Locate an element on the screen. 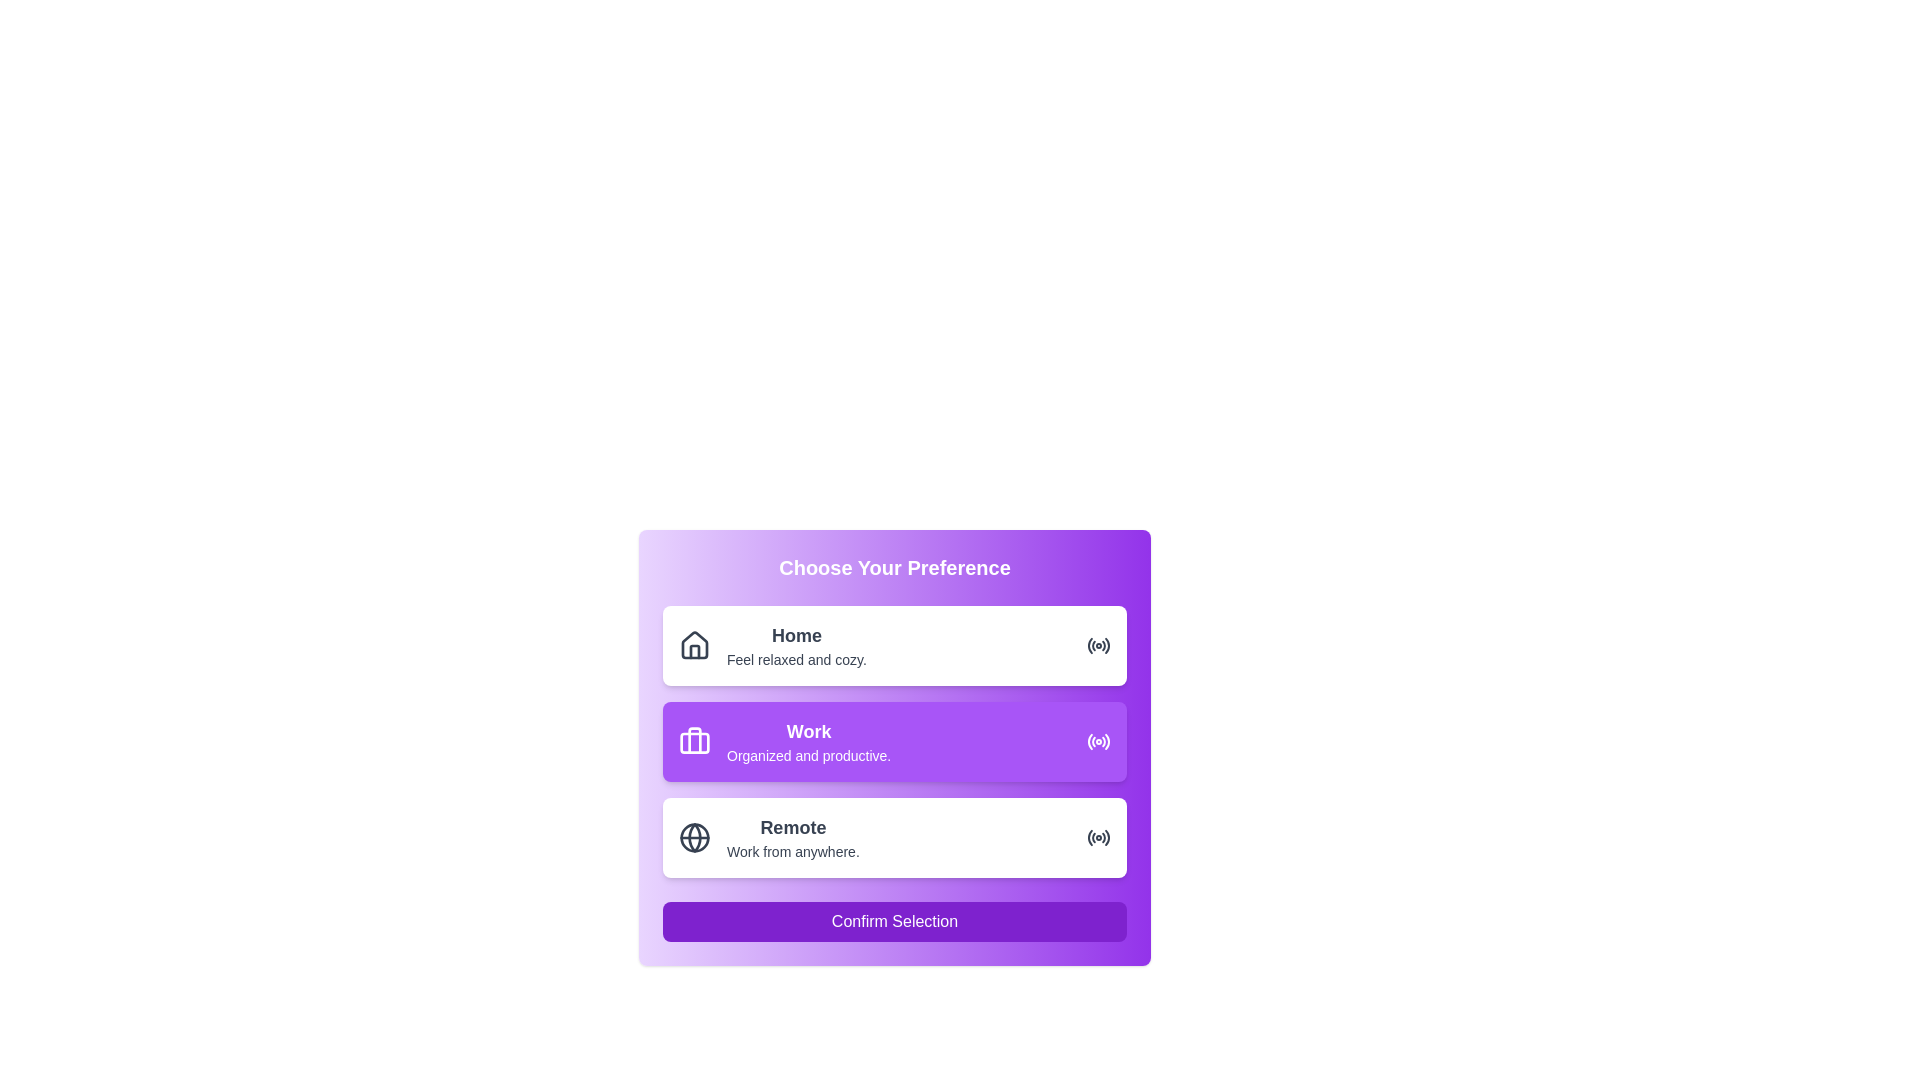 Image resolution: width=1920 pixels, height=1080 pixels. the supporting text element that provides a subtitle or description for the selection option labeled 'Remote', which is located directly below the sibling text 'Remote' in the lower section of the third selection option is located at coordinates (792, 852).